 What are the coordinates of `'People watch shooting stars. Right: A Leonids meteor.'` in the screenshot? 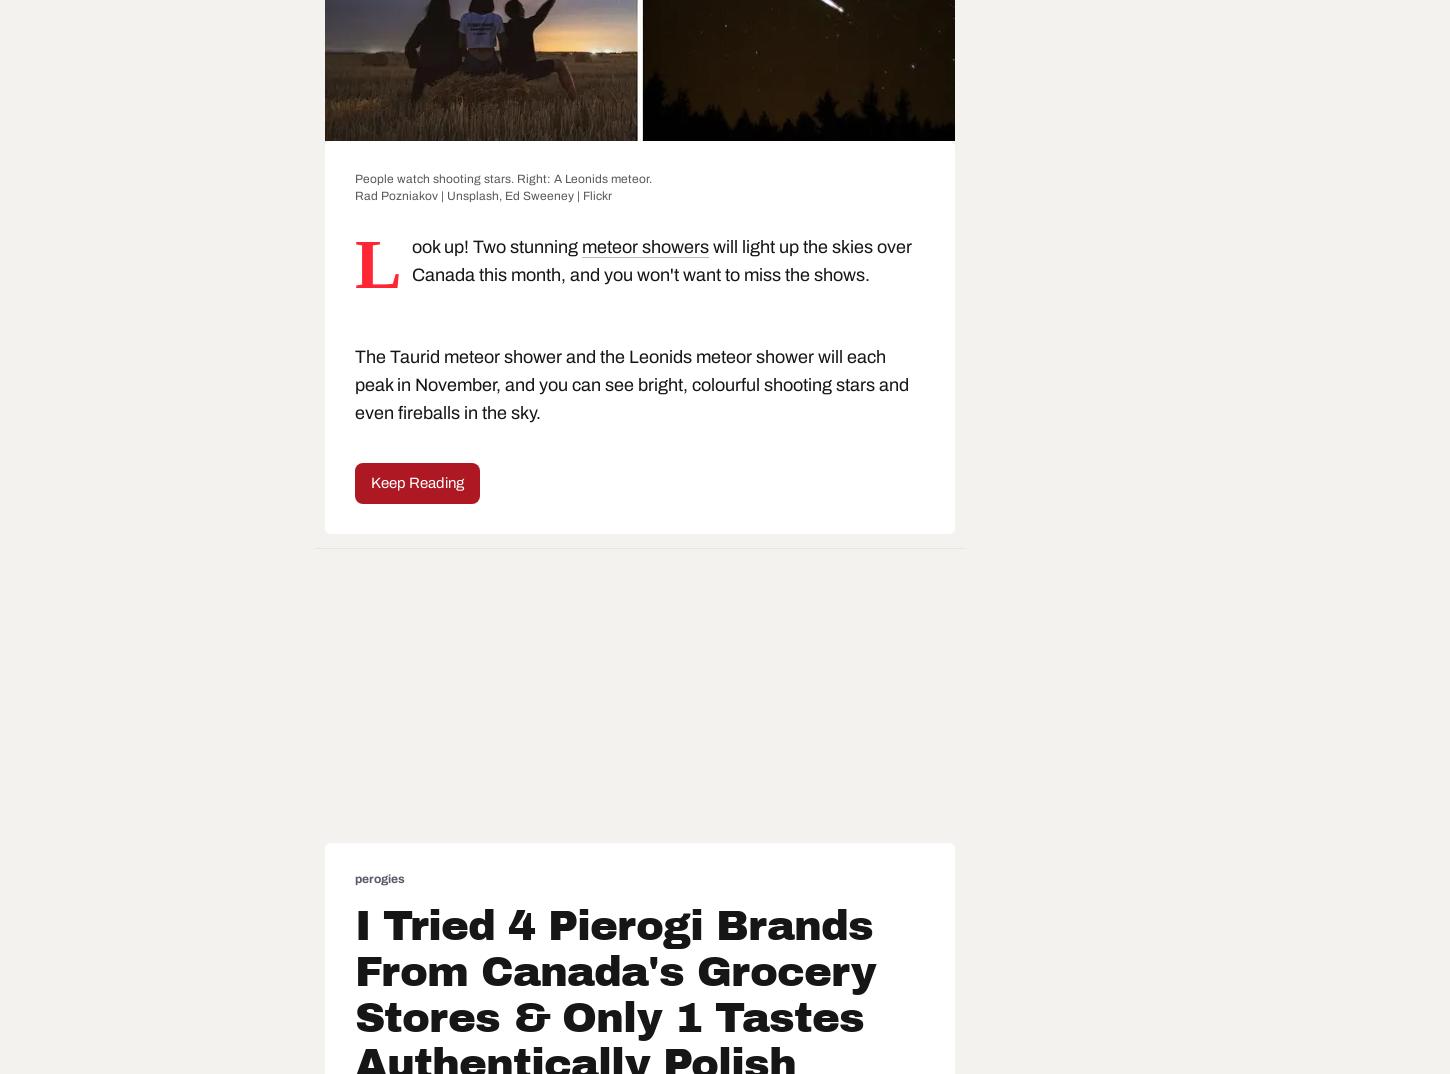 It's located at (503, 179).